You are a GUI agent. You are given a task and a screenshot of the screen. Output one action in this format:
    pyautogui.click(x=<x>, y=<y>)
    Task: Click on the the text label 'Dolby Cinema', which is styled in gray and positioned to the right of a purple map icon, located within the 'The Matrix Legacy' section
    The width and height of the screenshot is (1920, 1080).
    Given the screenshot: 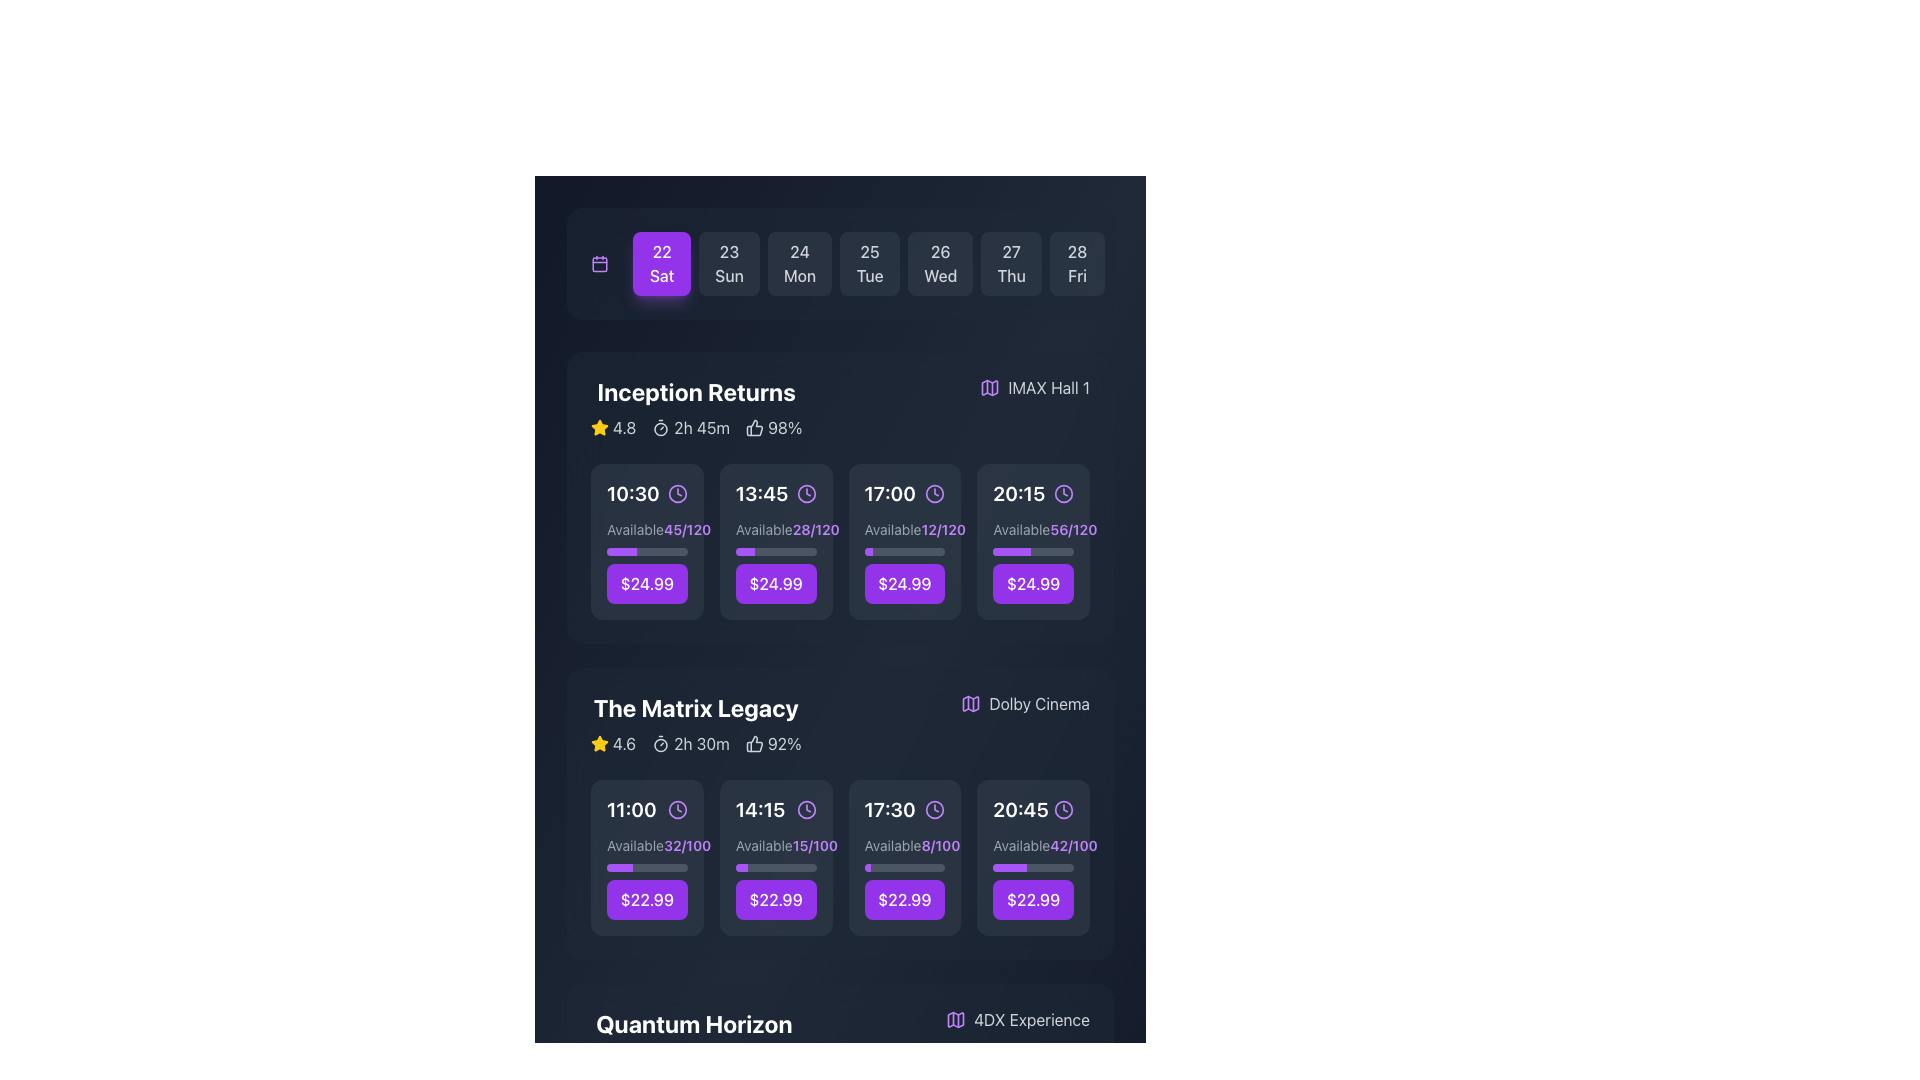 What is the action you would take?
    pyautogui.click(x=1039, y=703)
    